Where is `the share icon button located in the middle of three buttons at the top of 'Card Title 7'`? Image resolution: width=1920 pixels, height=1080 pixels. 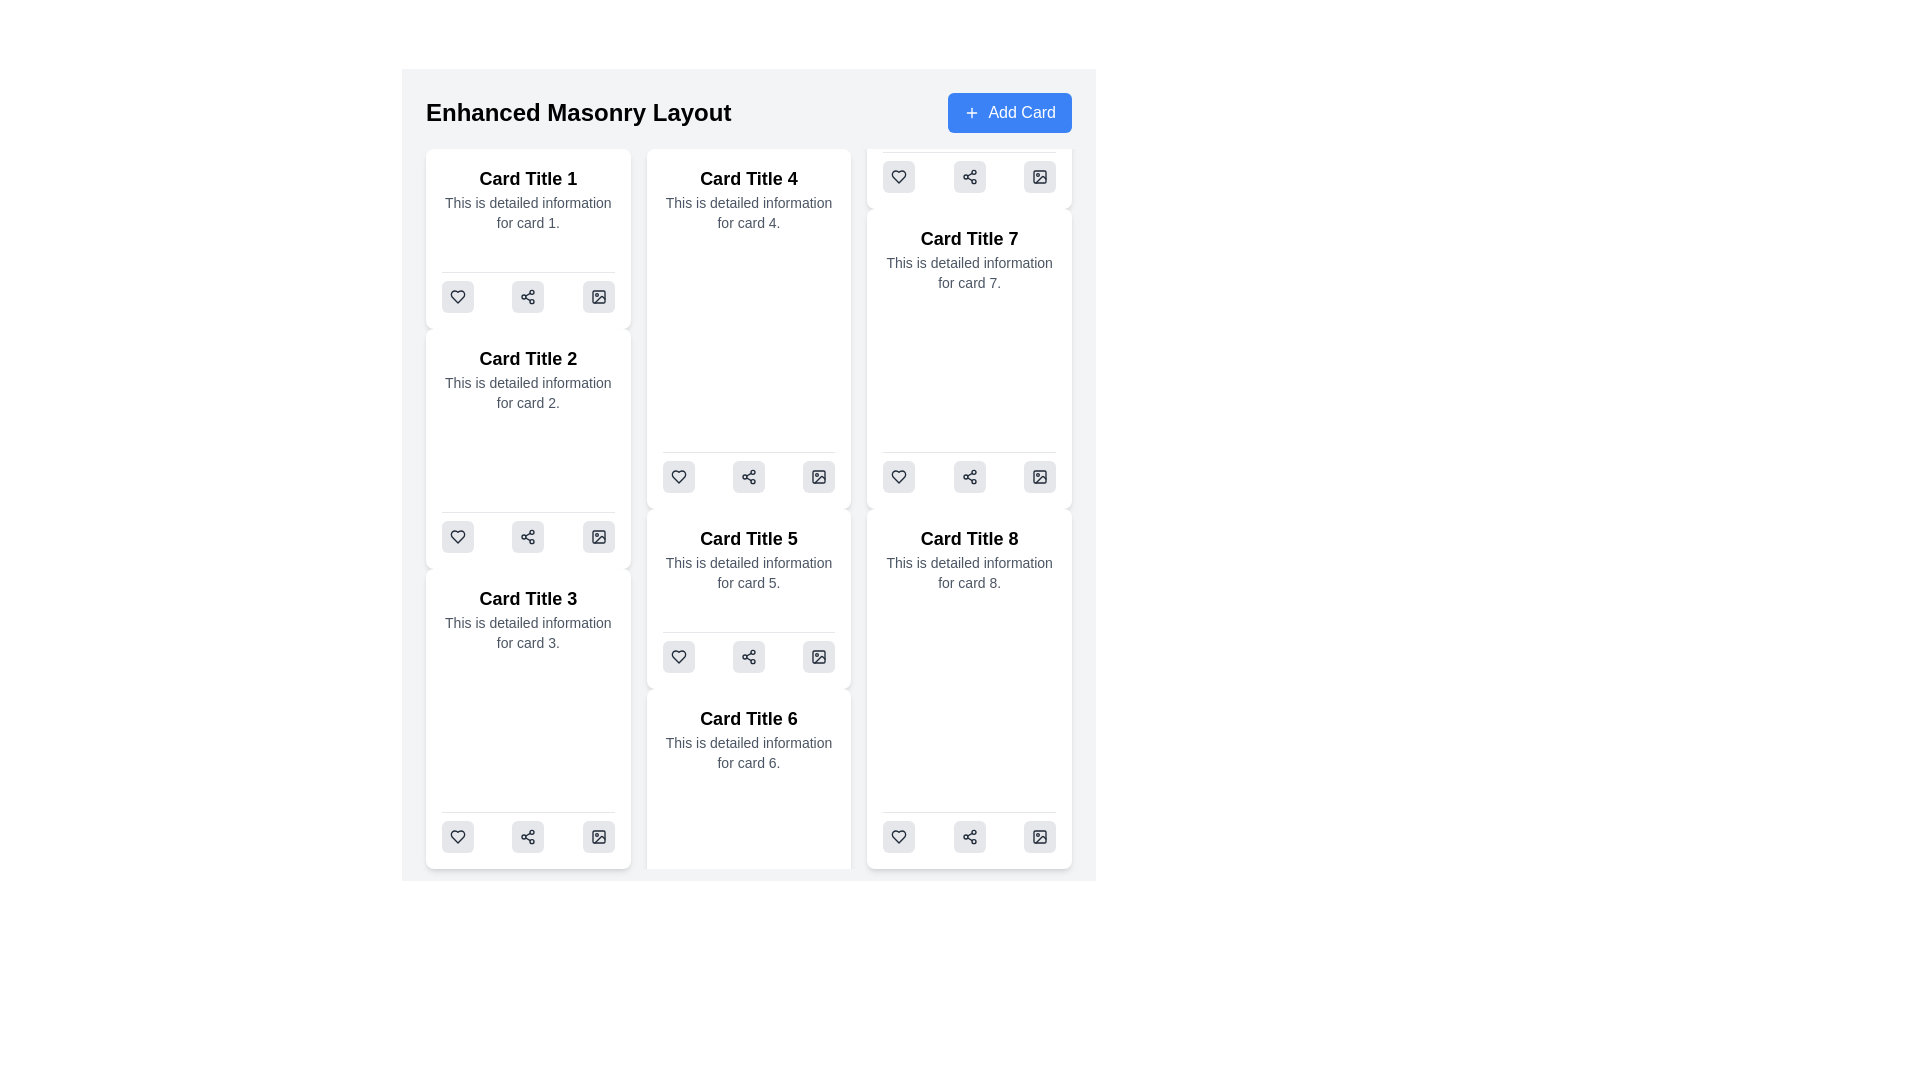
the share icon button located in the middle of three buttons at the top of 'Card Title 7' is located at coordinates (969, 176).